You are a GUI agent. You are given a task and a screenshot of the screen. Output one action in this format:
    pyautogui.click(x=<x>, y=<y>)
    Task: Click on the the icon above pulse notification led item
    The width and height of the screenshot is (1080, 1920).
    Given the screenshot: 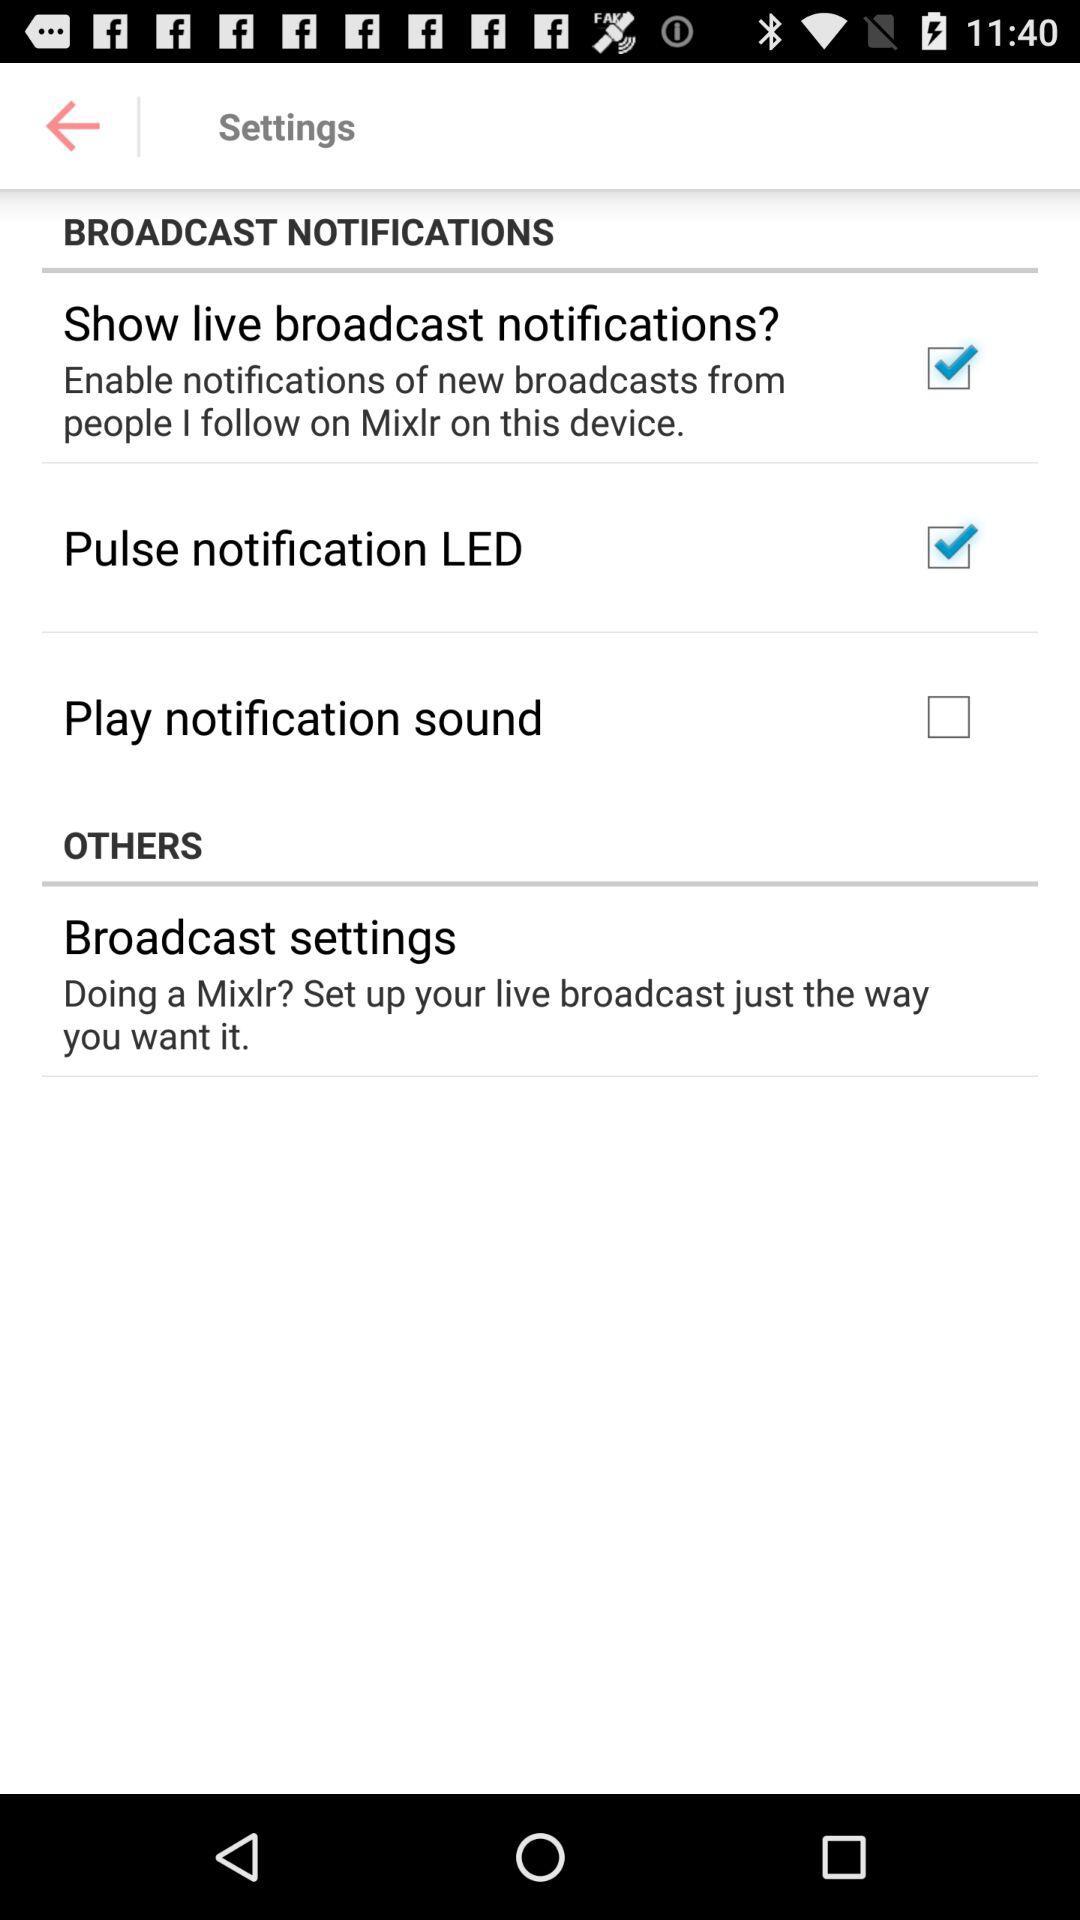 What is the action you would take?
    pyautogui.click(x=463, y=400)
    